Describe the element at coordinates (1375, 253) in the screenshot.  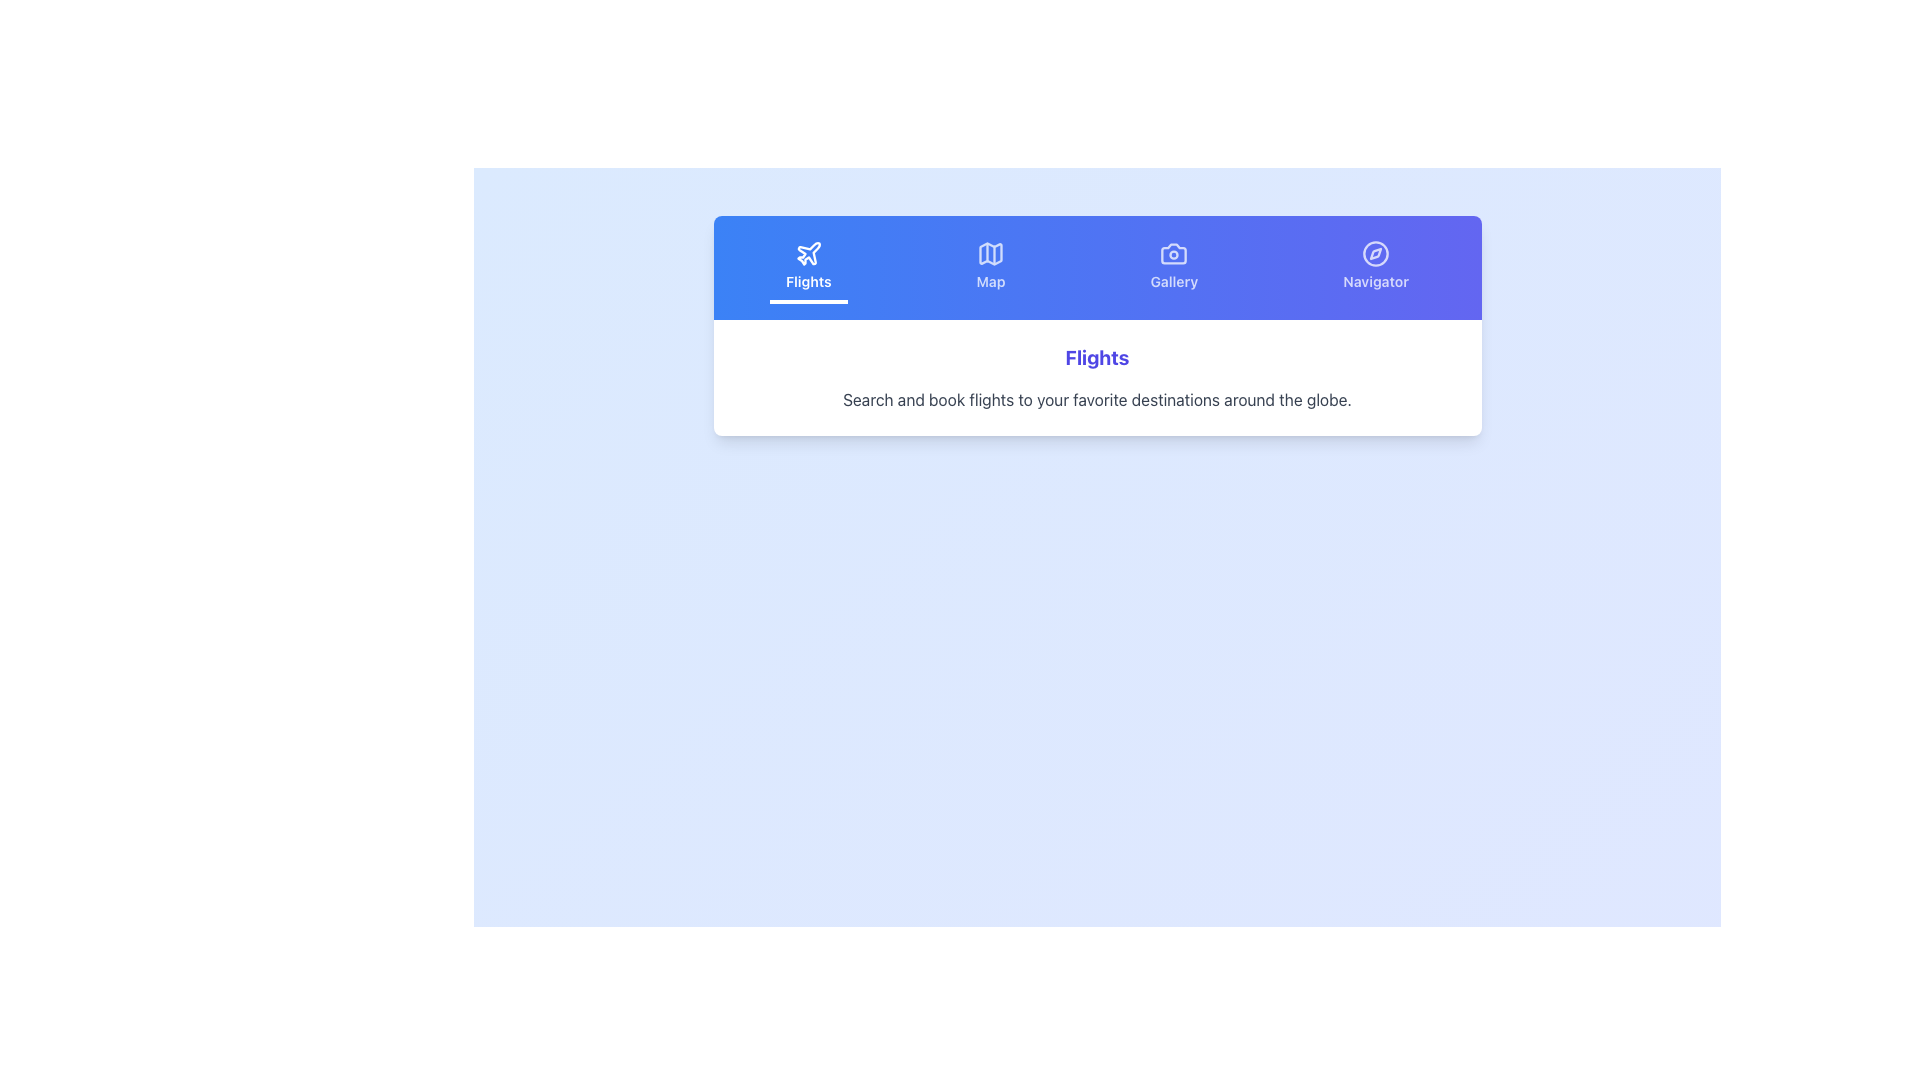
I see `the decorative graphical element that represents a needle or pointer shape in the rightmost tab of the navigation bar under the 'Navigator' label` at that location.